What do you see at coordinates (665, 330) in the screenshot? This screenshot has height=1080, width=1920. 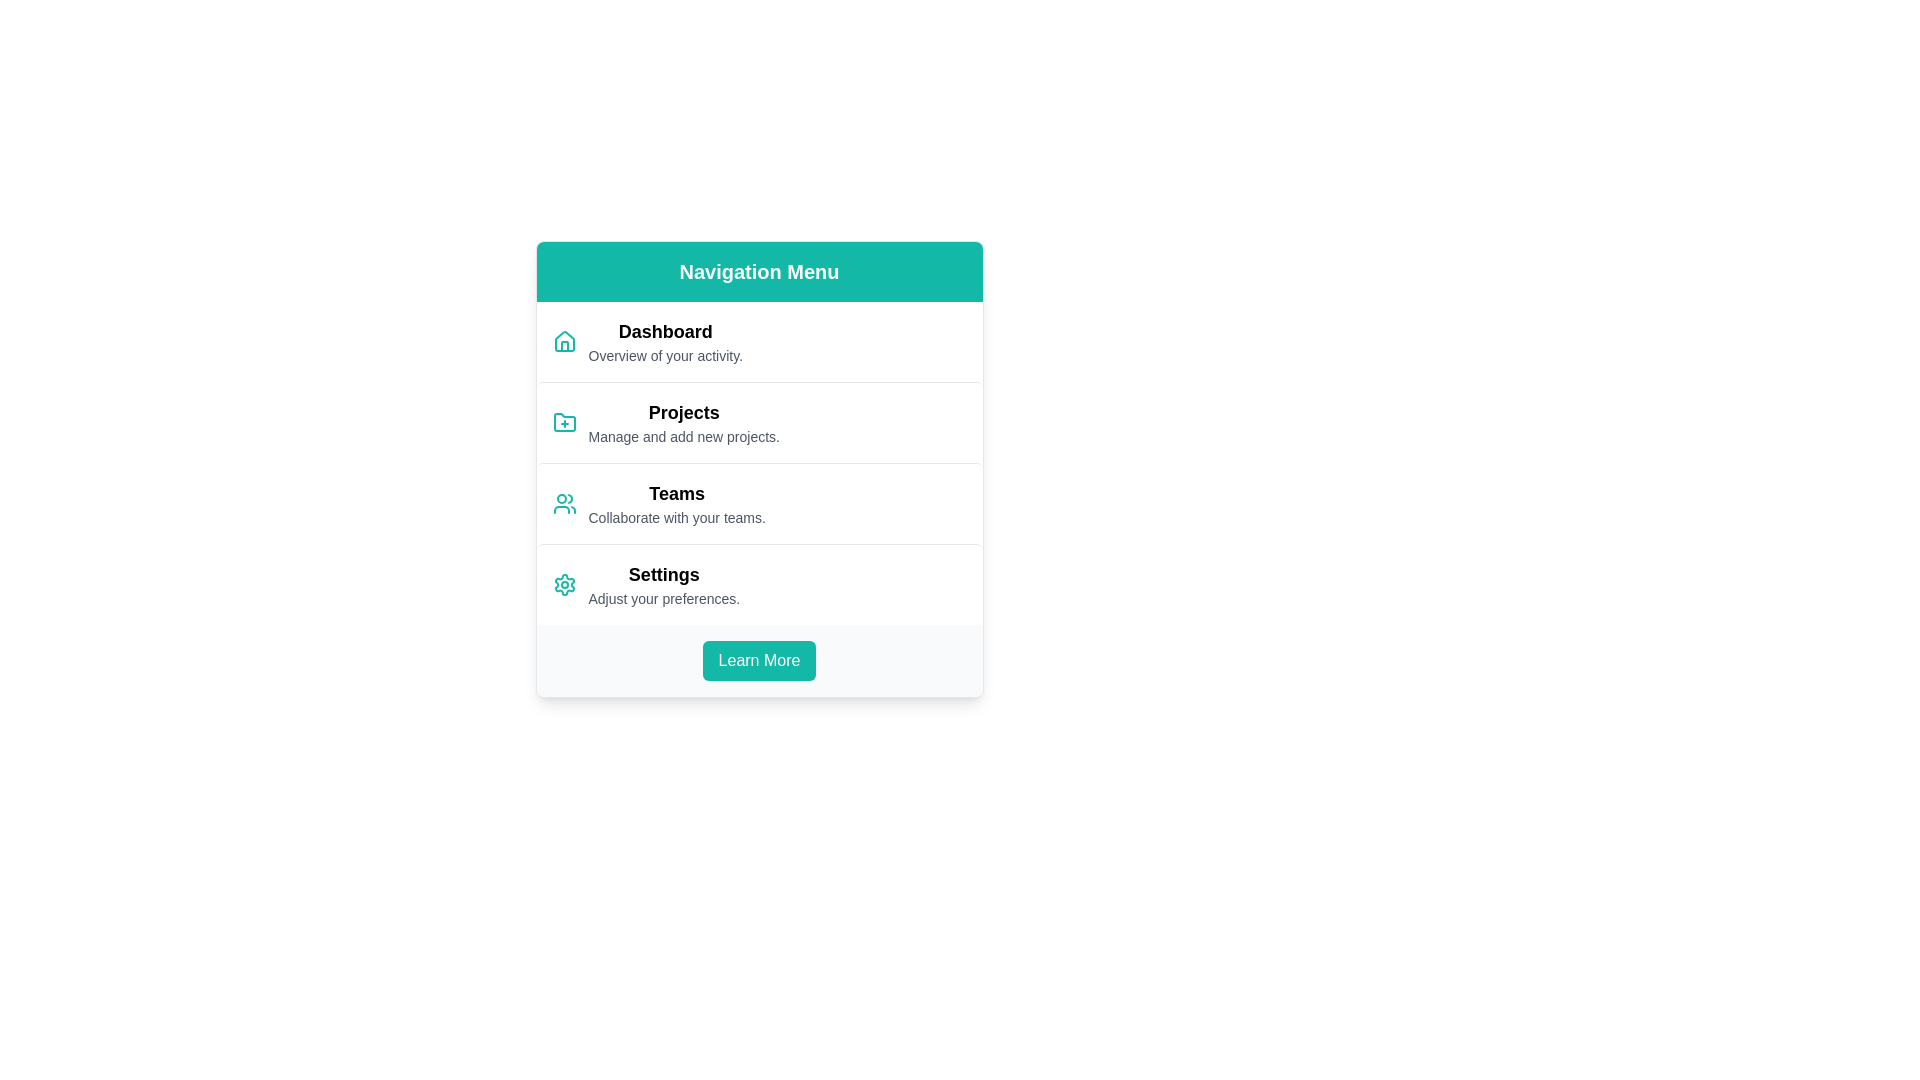 I see `the 'Dashboard' text label, which is the main heading styled in bold and larger font, located under the navigation bar and above the 'Overview of your activity.' text` at bounding box center [665, 330].